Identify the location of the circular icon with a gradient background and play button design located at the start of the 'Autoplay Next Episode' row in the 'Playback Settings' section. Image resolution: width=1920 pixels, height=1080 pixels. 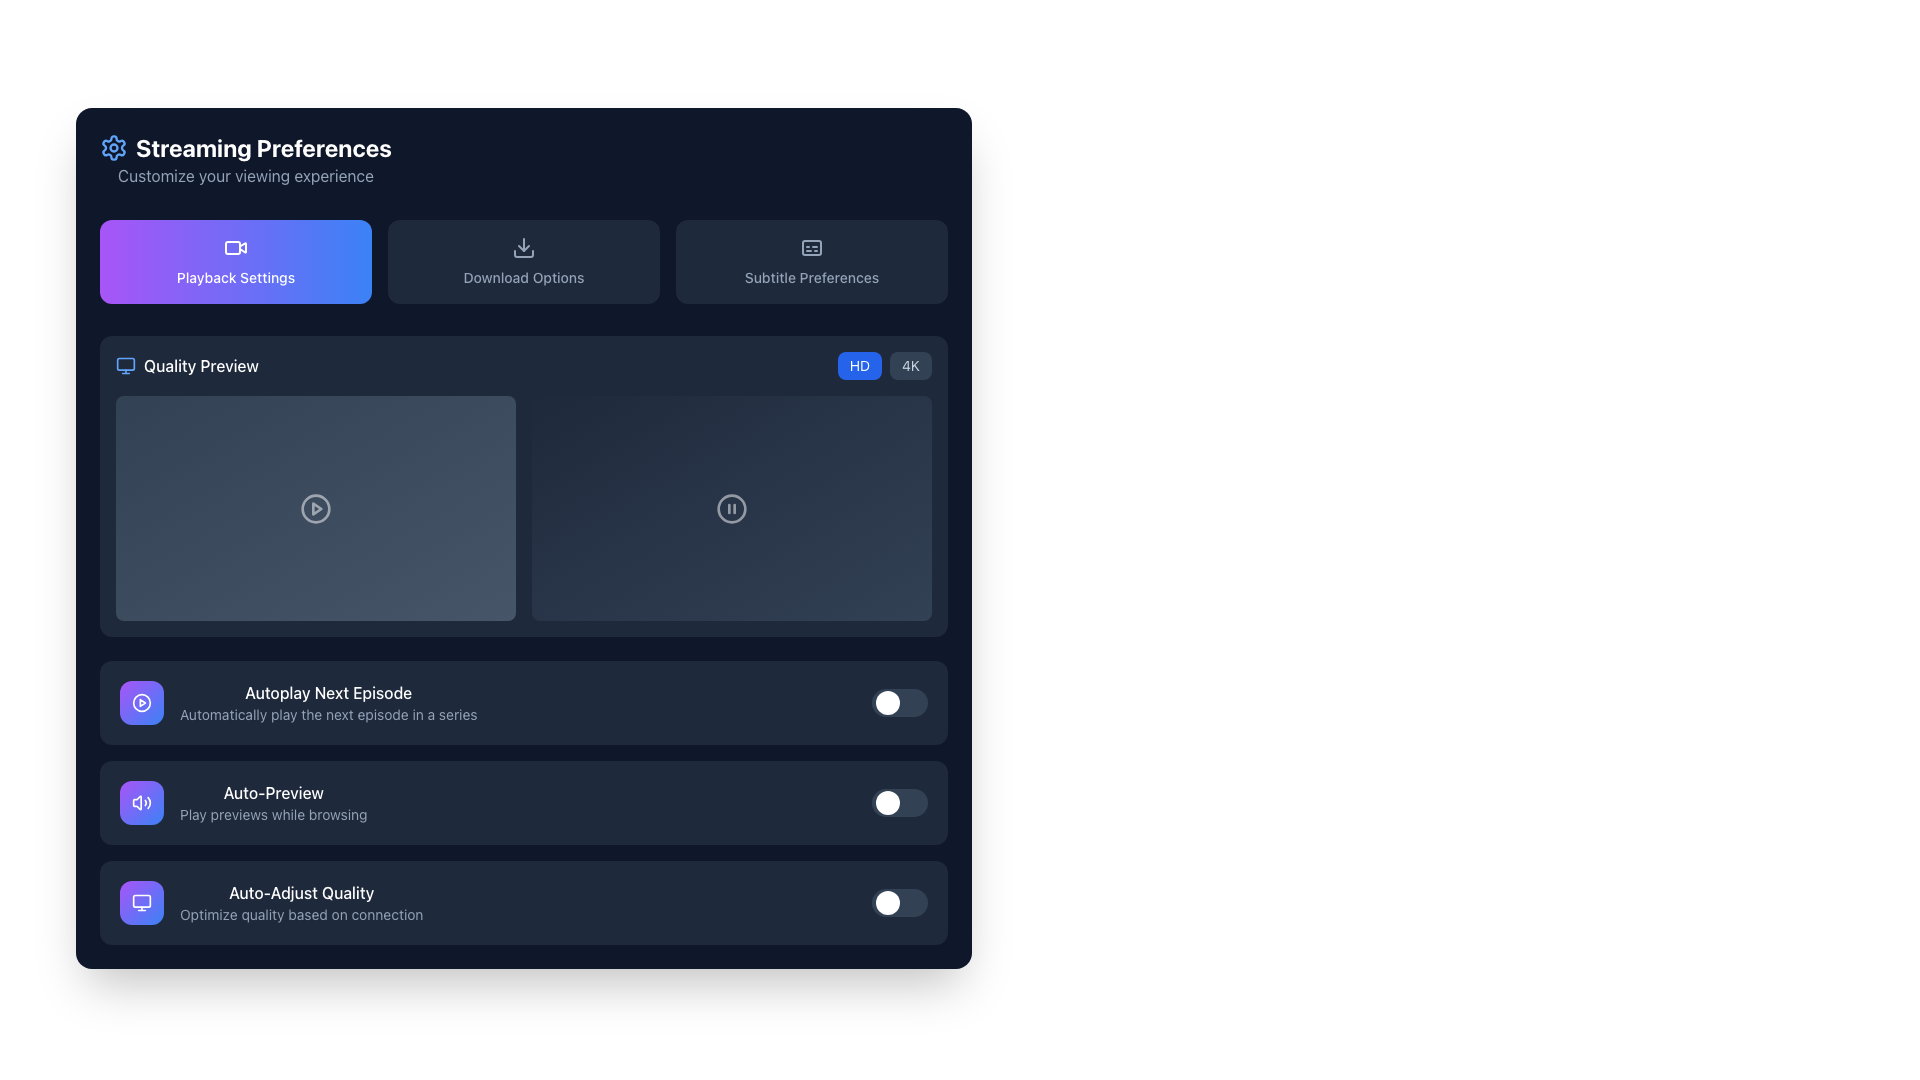
(141, 701).